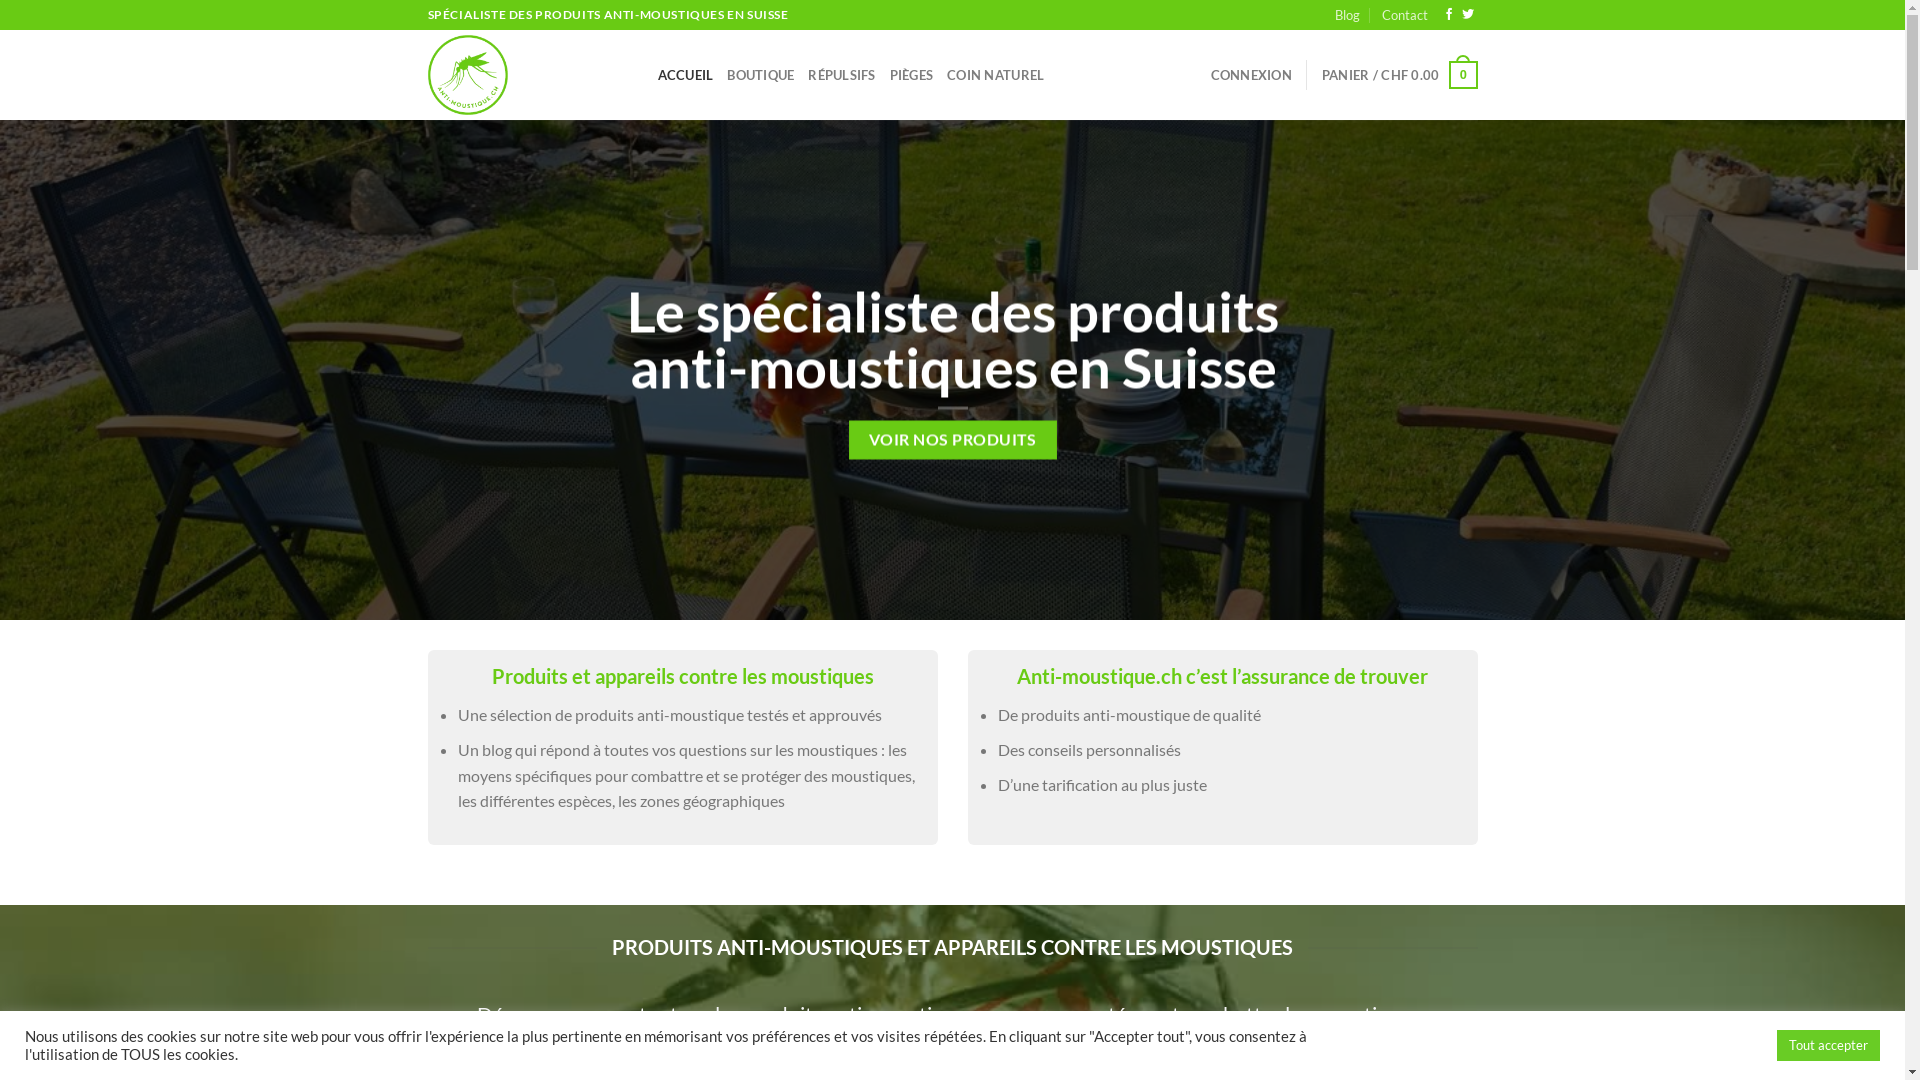 This screenshot has height=1080, width=1920. What do you see at coordinates (1399, 73) in the screenshot?
I see `'PANIER / CHF 0.00` at bounding box center [1399, 73].